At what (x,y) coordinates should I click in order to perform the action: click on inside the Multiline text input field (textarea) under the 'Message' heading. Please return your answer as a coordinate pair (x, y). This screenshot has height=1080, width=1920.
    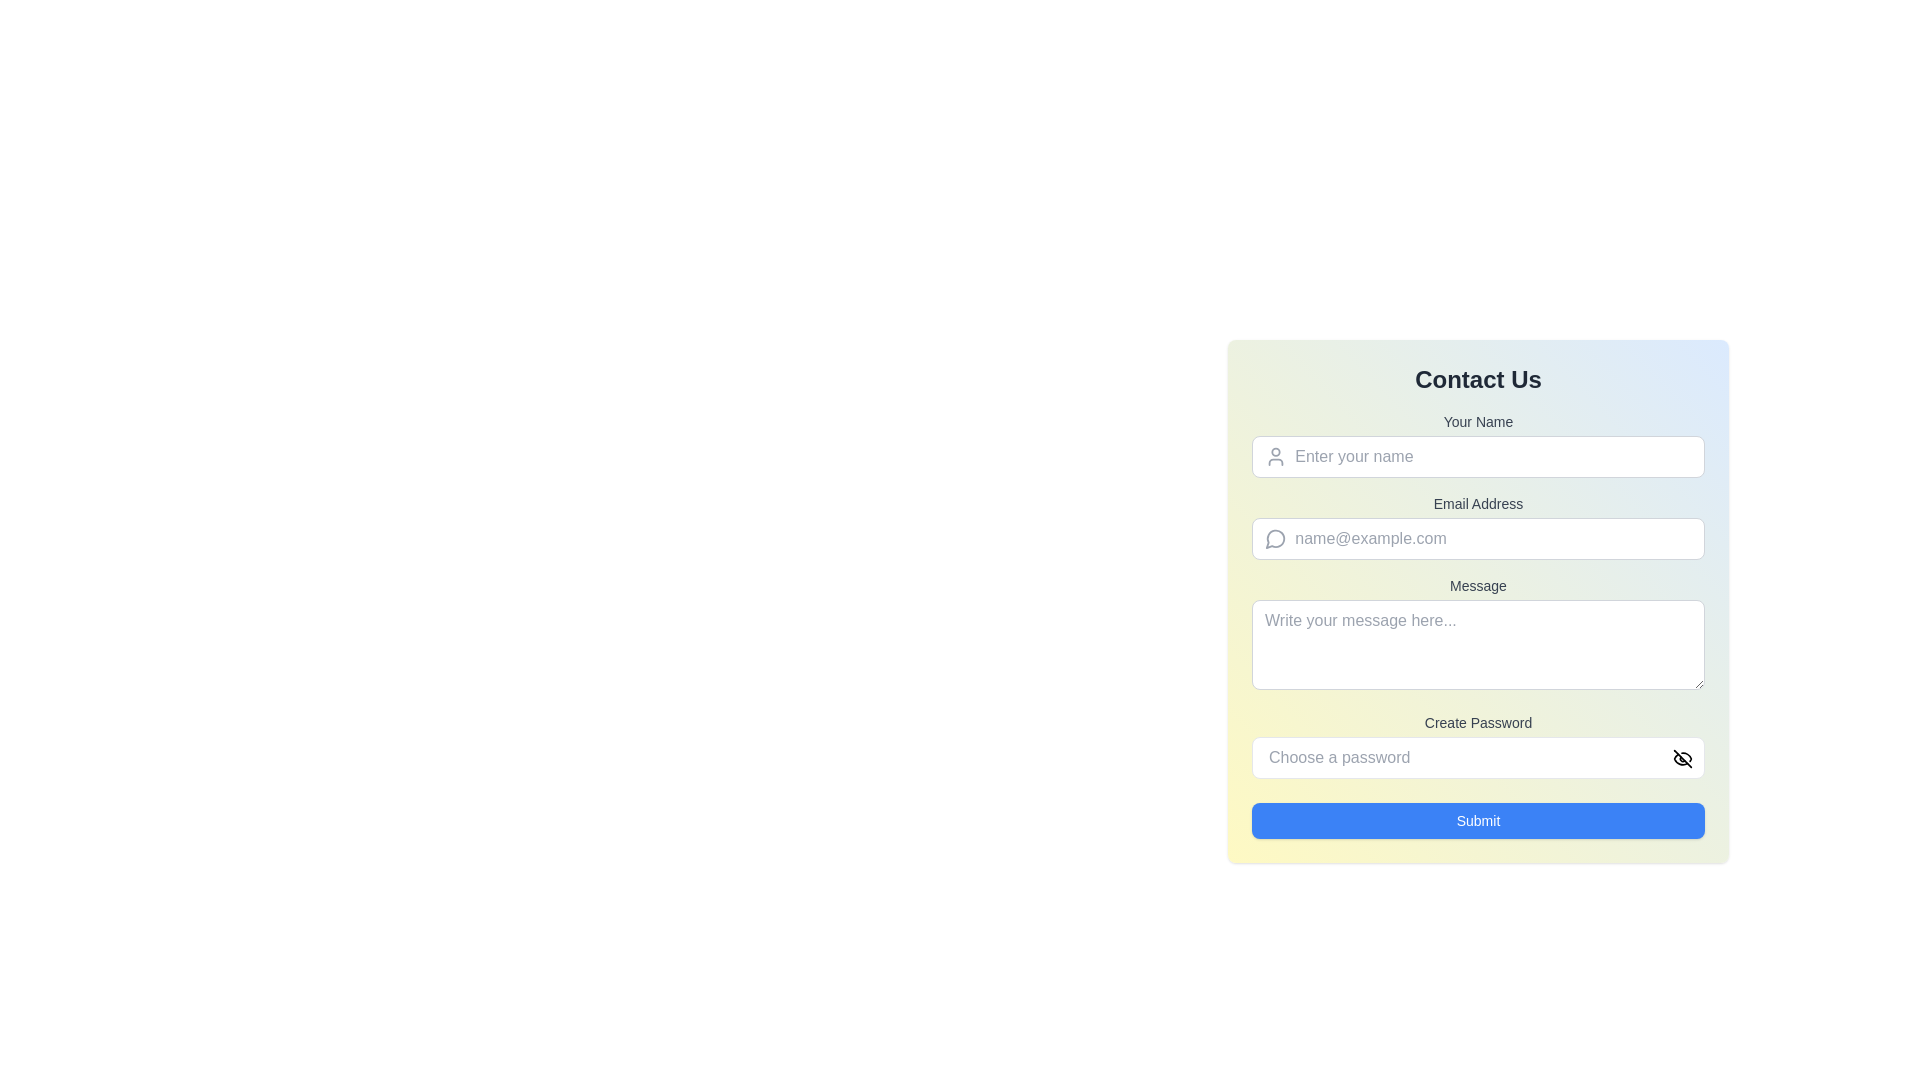
    Looking at the image, I should click on (1478, 600).